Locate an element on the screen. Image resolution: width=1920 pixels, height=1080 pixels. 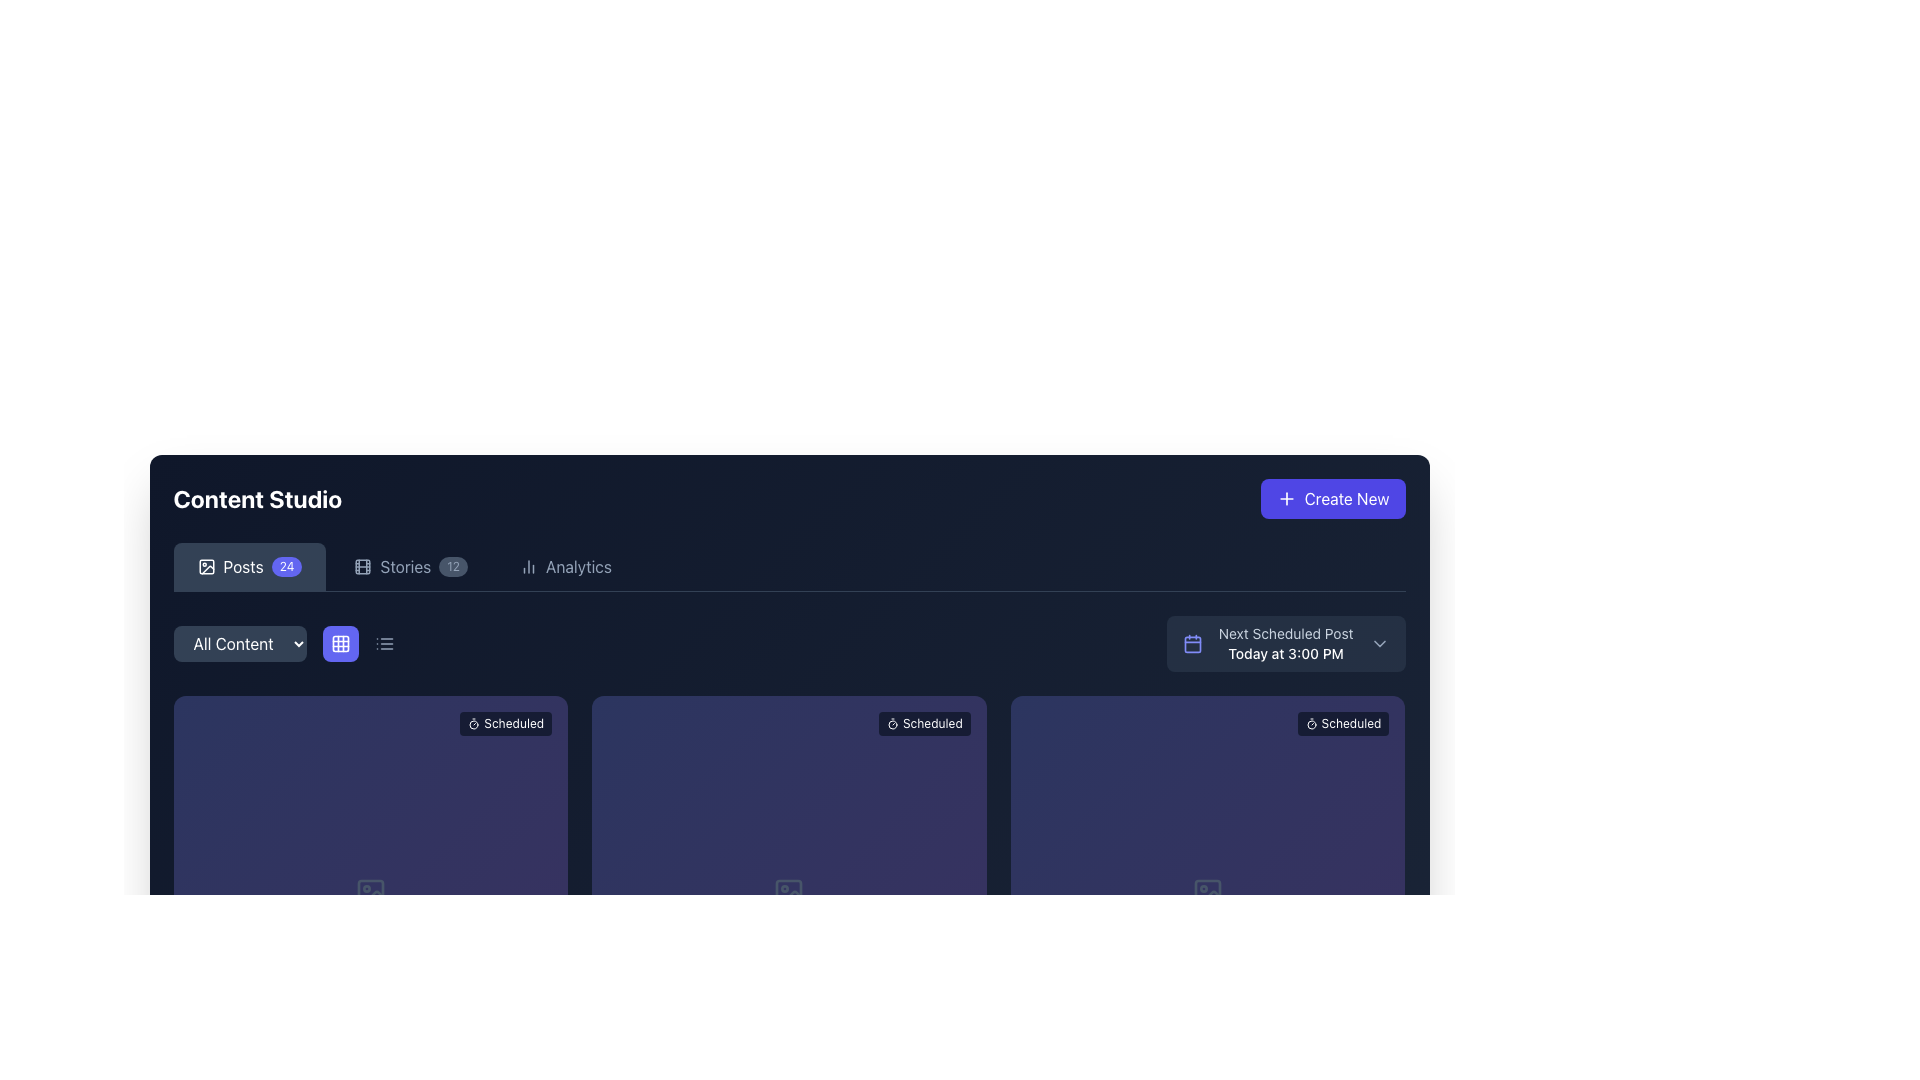
the toggle button located between the 'All Content' dropdown and the list view icon is located at coordinates (362, 644).